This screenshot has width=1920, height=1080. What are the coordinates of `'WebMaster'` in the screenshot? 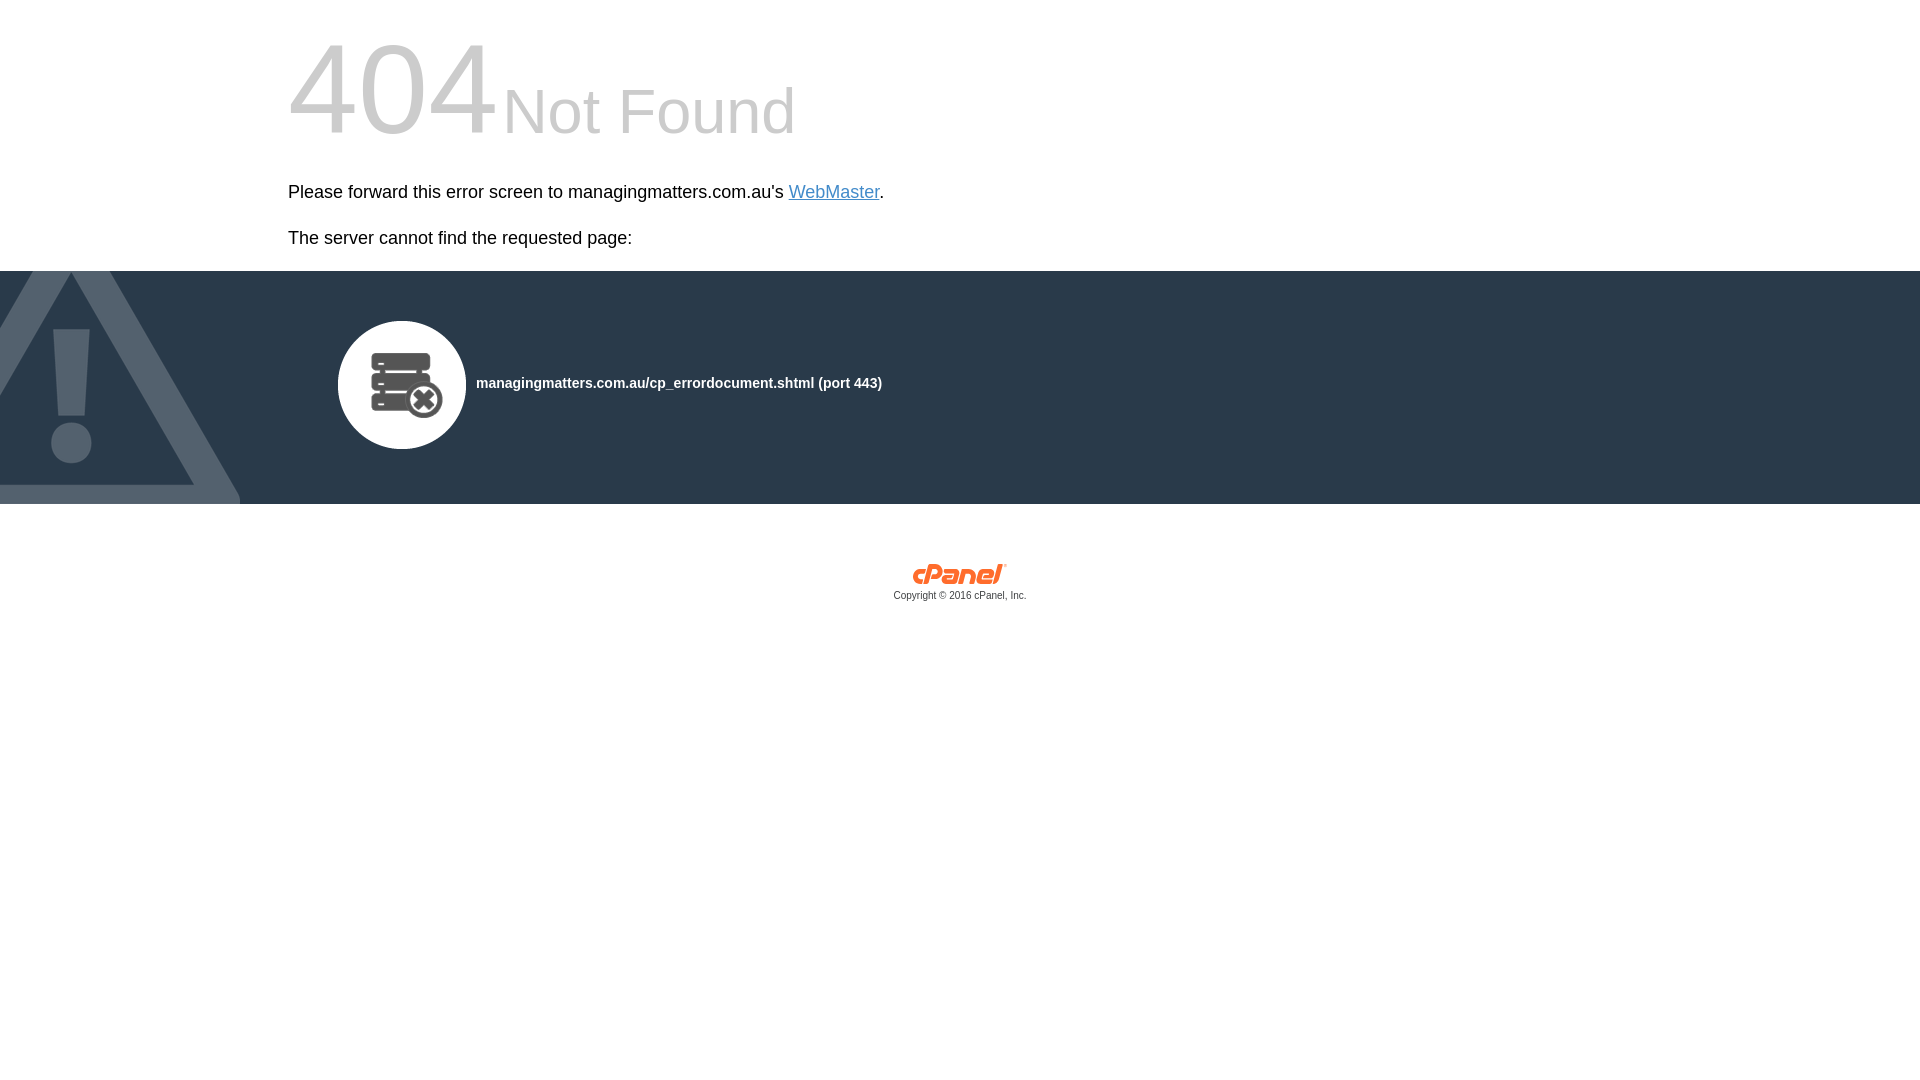 It's located at (834, 192).